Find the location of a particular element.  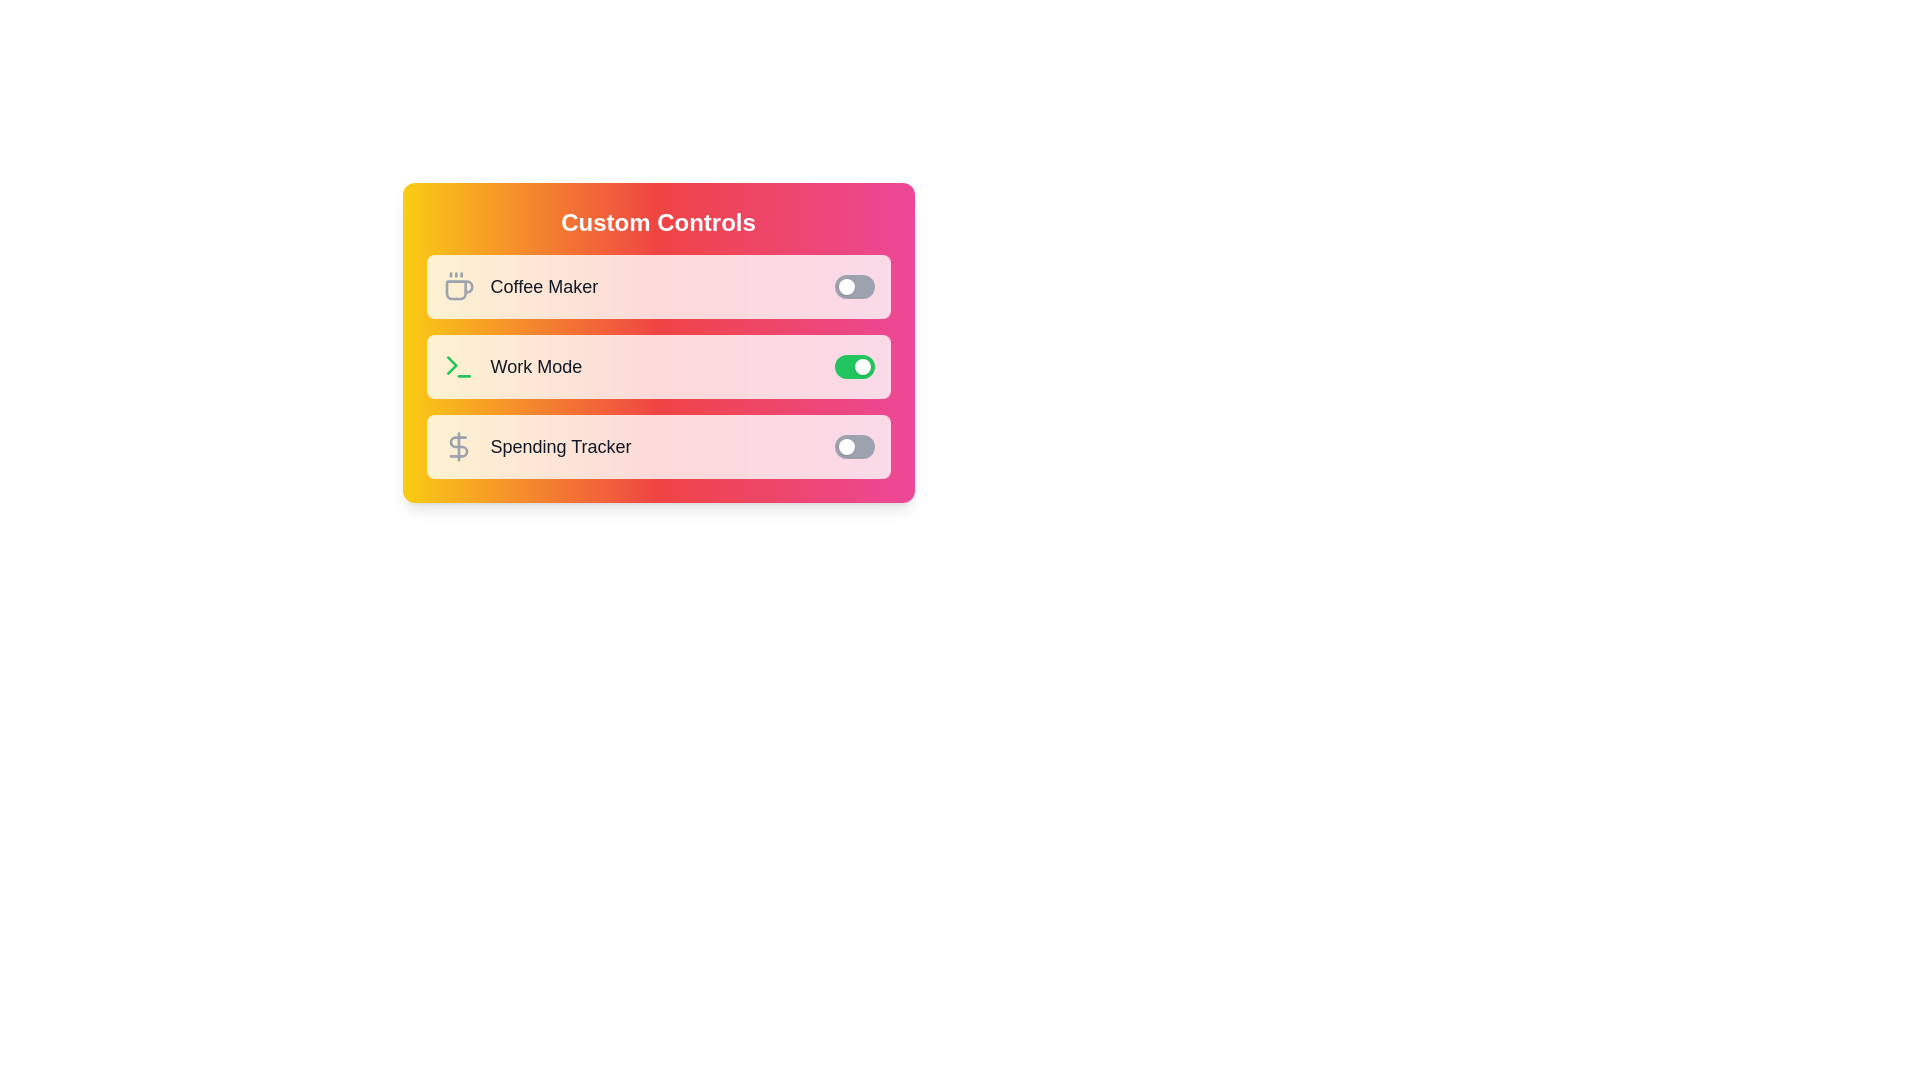

the Work Mode Icon to reveal additional information is located at coordinates (457, 366).